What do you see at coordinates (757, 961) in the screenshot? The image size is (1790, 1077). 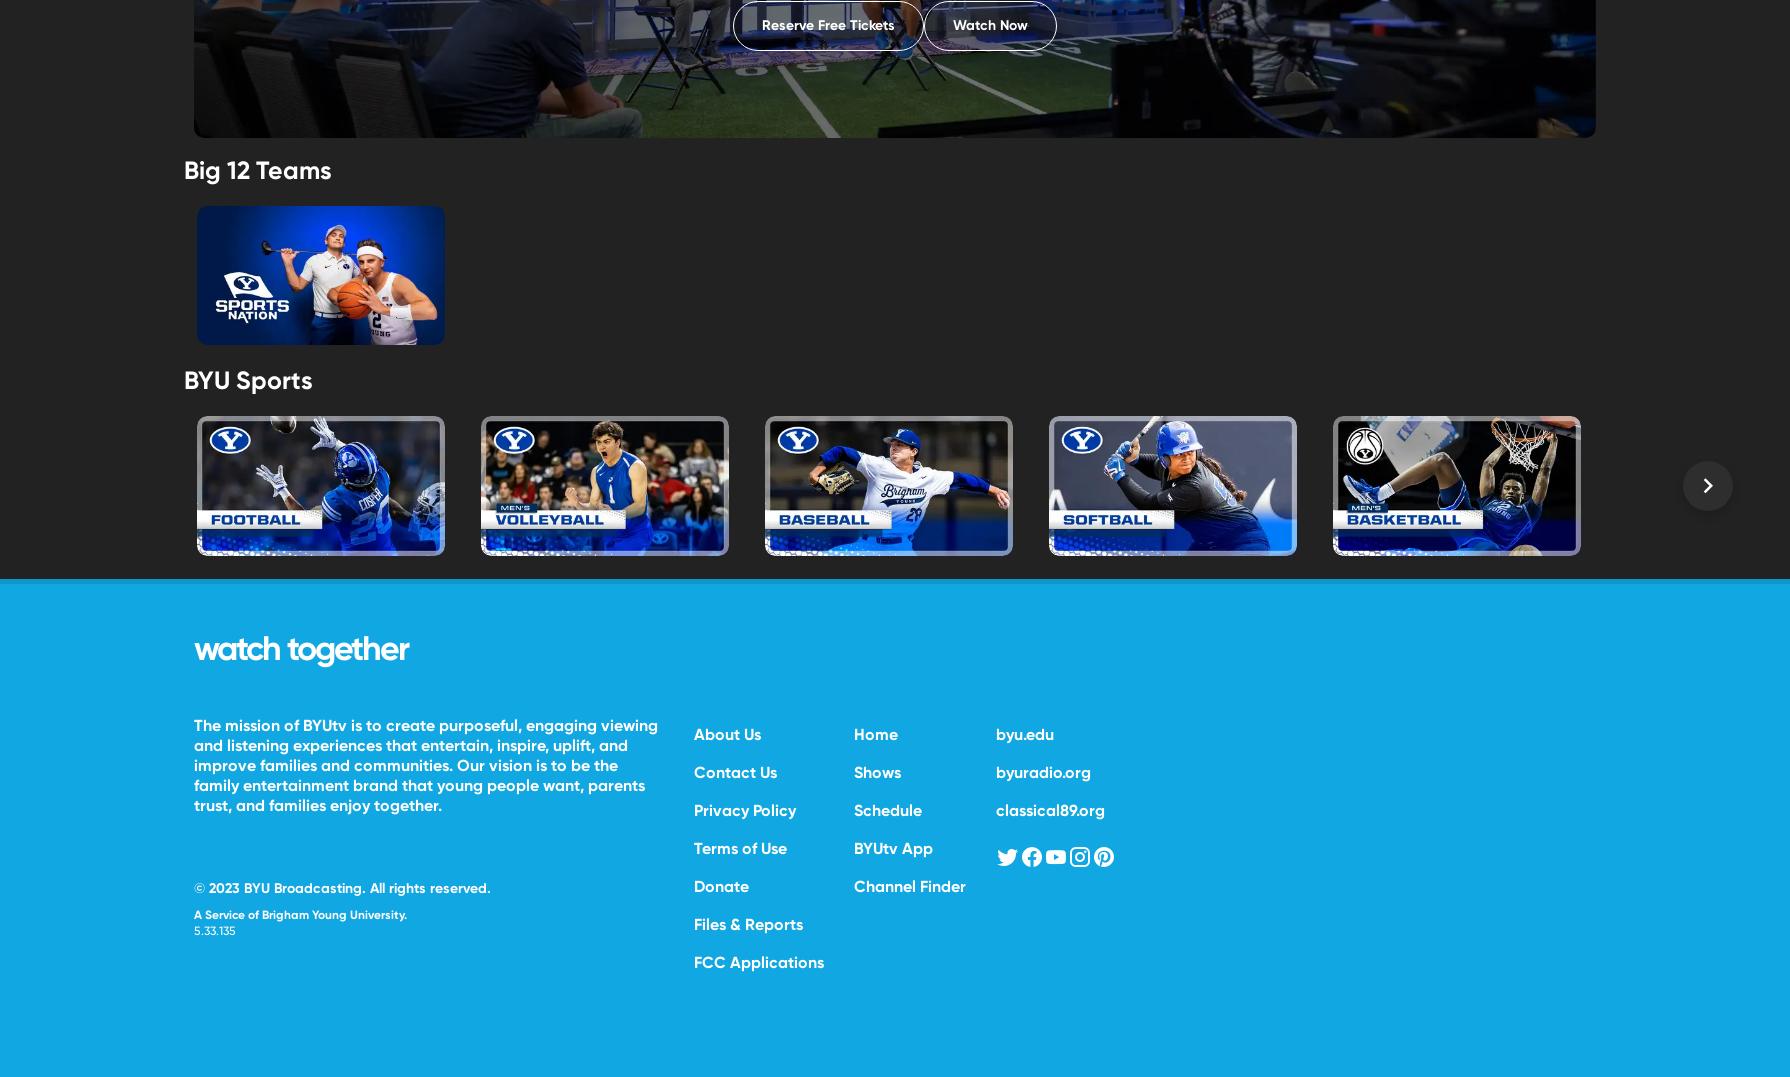 I see `'FCC Applications'` at bounding box center [757, 961].